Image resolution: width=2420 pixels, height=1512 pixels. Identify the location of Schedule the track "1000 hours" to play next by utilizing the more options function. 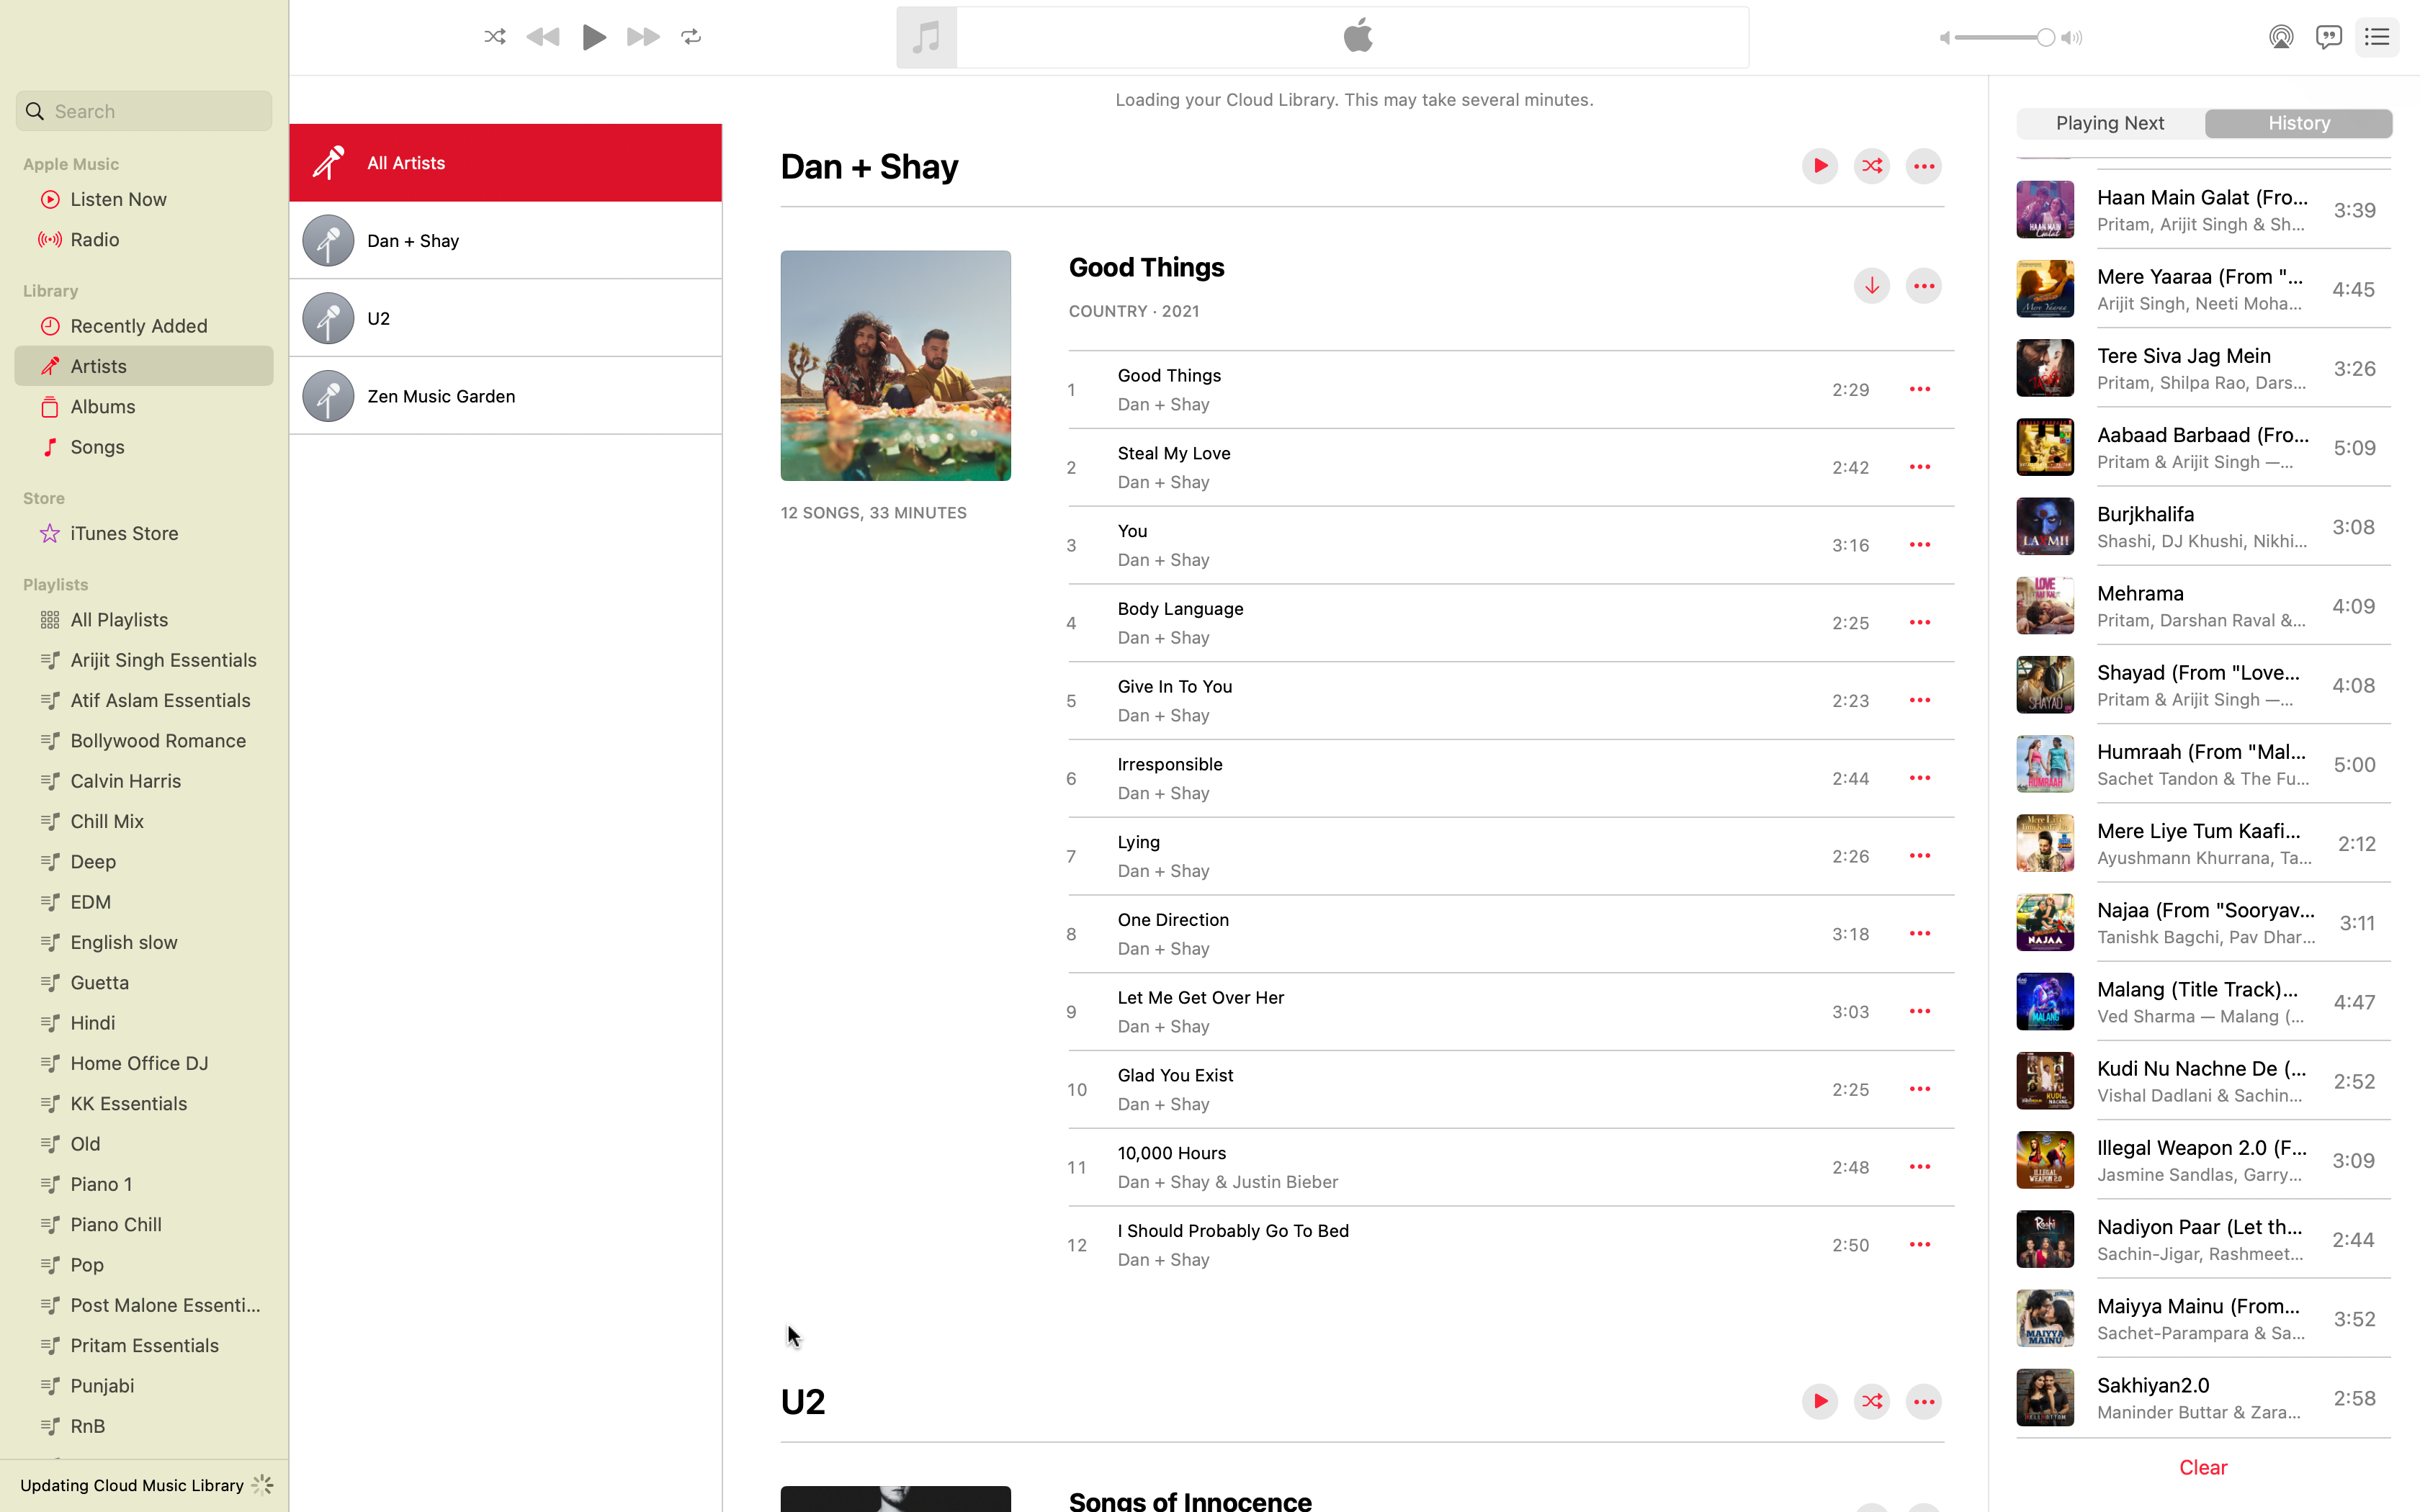
(1919, 1166).